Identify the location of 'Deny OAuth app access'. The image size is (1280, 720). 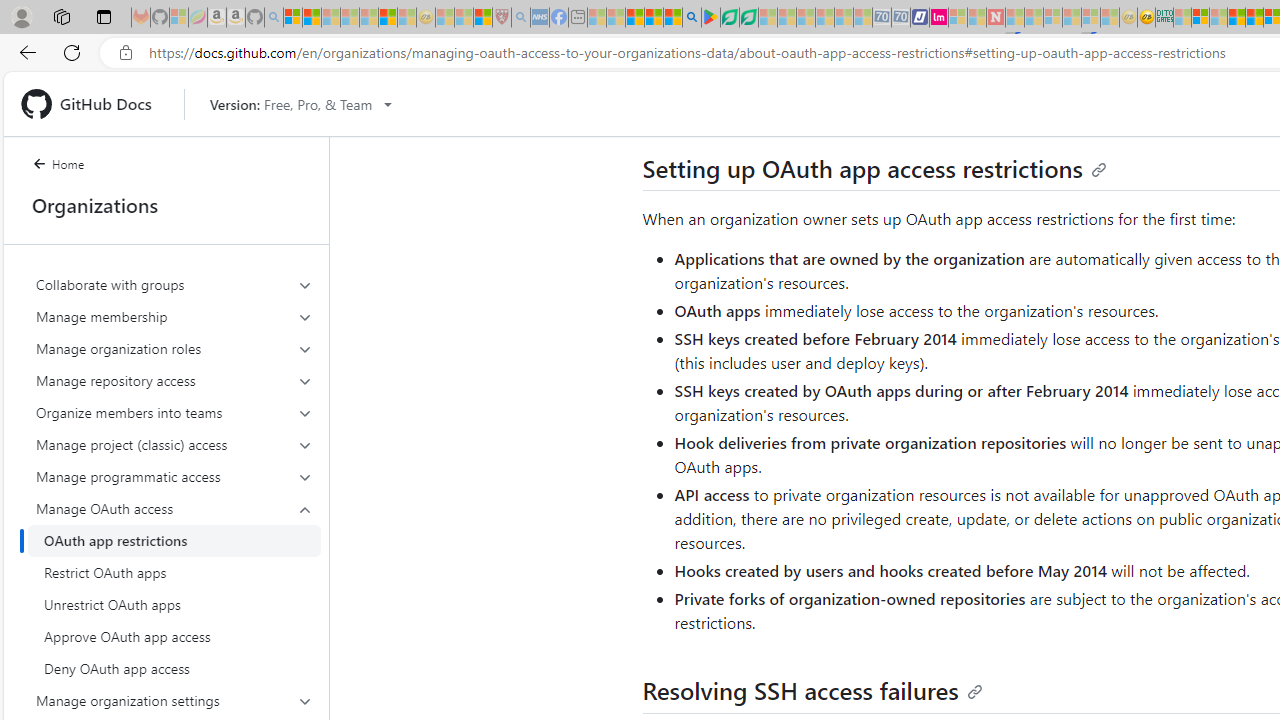
(174, 668).